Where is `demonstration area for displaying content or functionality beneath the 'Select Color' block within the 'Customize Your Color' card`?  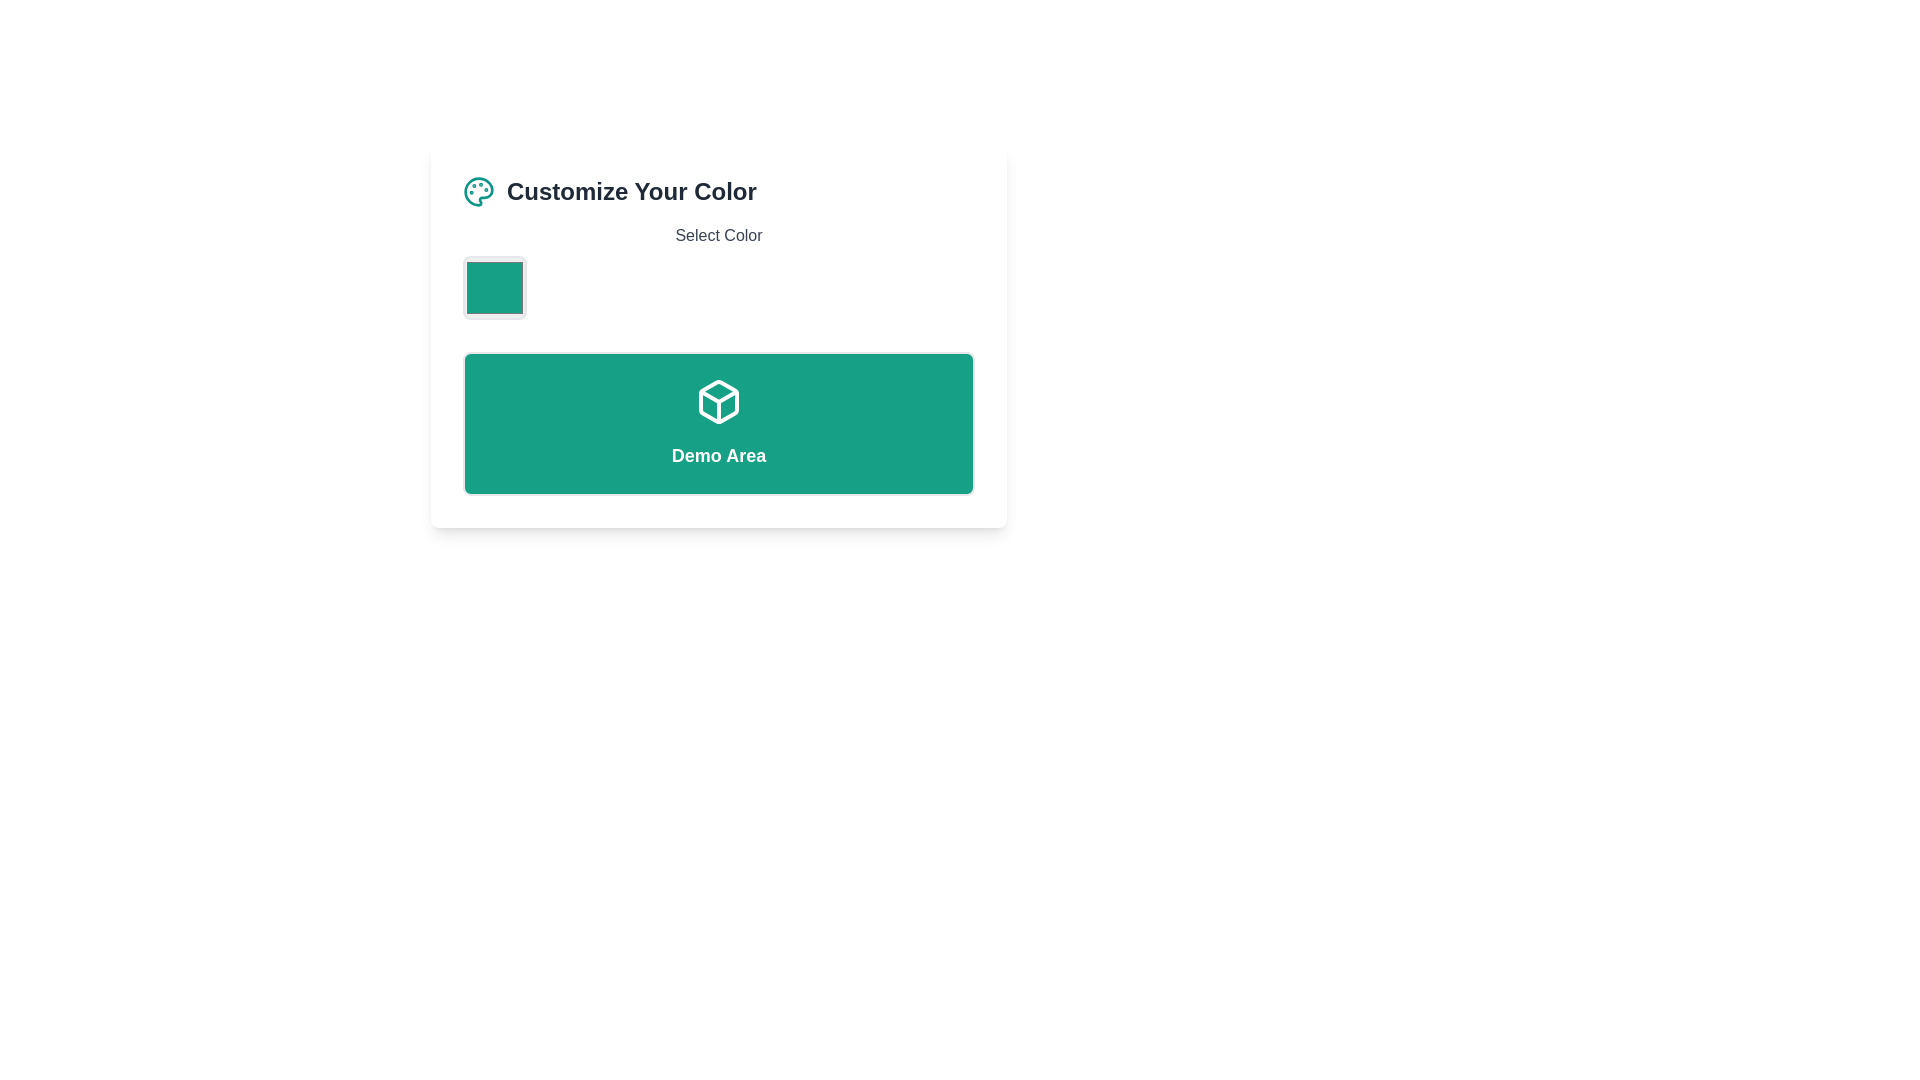 demonstration area for displaying content or functionality beneath the 'Select Color' block within the 'Customize Your Color' card is located at coordinates (719, 423).